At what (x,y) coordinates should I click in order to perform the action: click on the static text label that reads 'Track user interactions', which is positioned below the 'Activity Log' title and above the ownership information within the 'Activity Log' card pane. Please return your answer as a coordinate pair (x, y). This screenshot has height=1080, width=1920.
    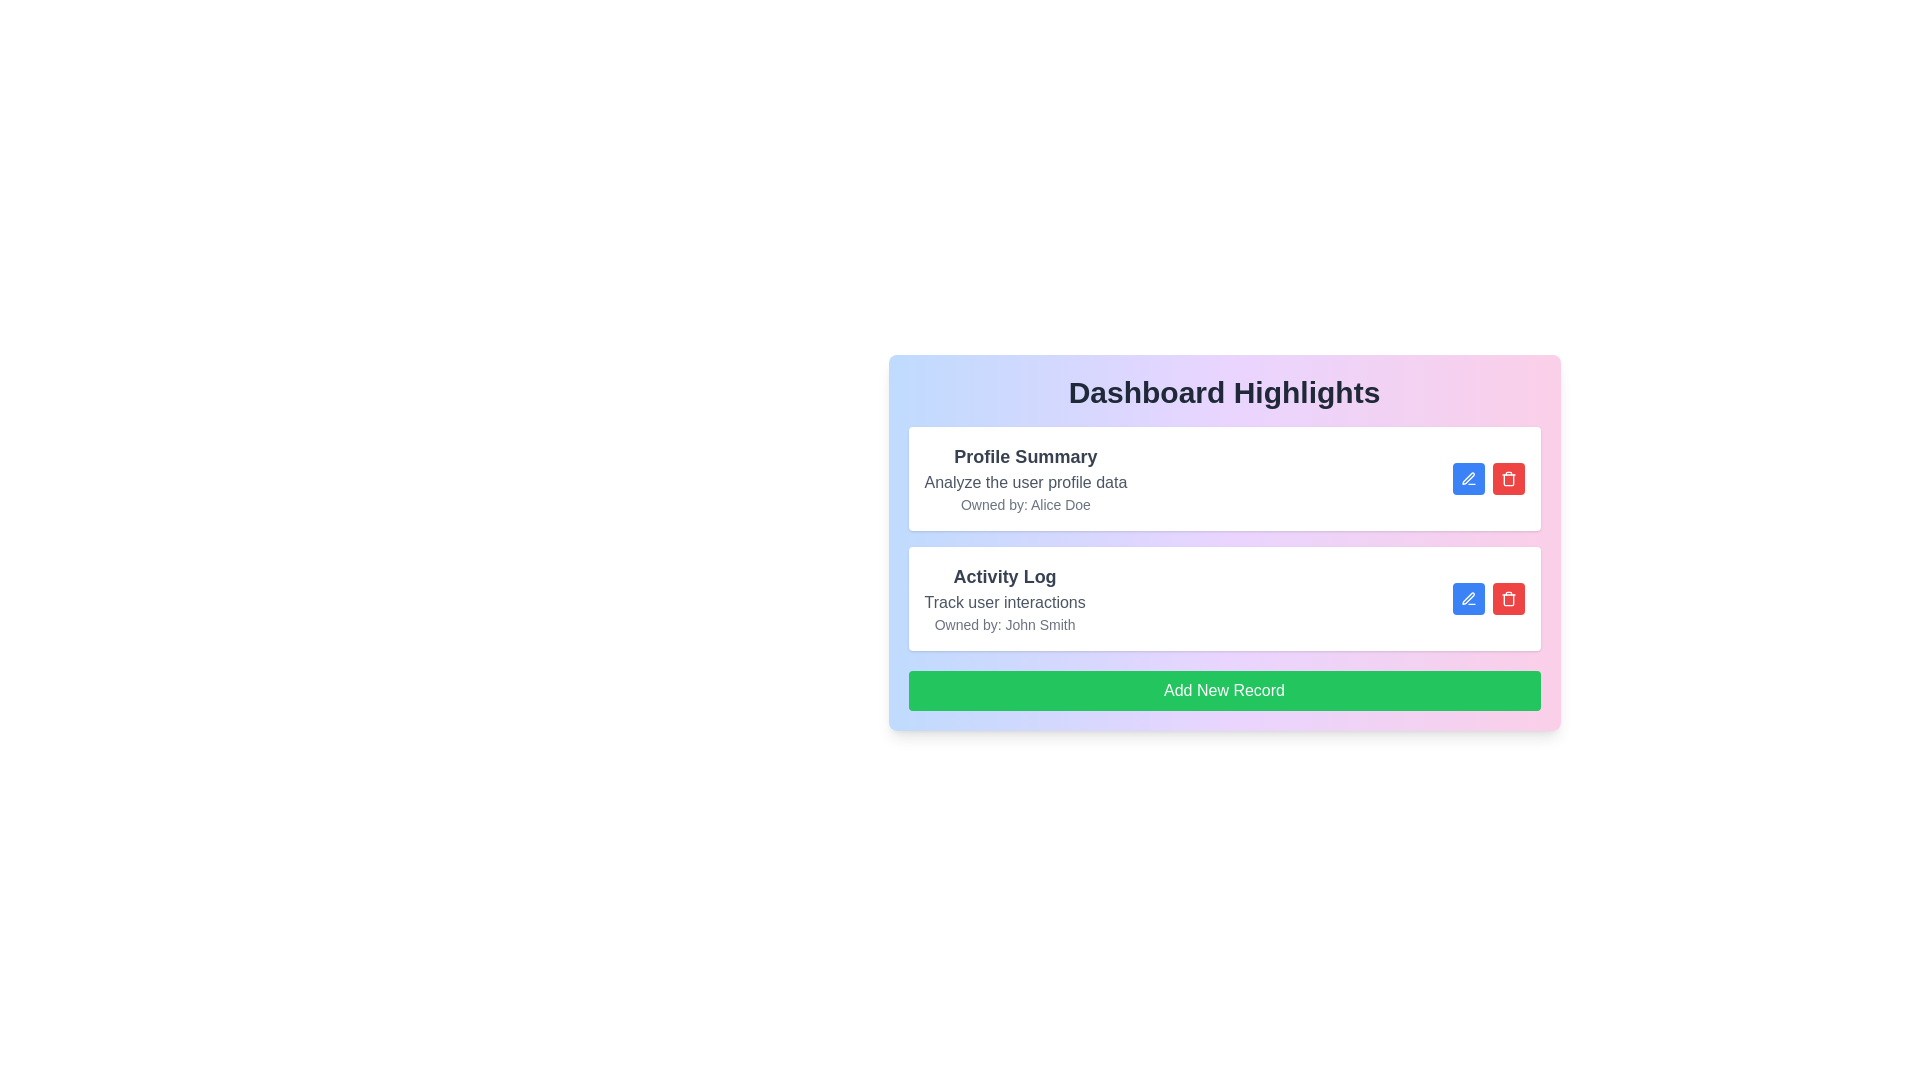
    Looking at the image, I should click on (1005, 601).